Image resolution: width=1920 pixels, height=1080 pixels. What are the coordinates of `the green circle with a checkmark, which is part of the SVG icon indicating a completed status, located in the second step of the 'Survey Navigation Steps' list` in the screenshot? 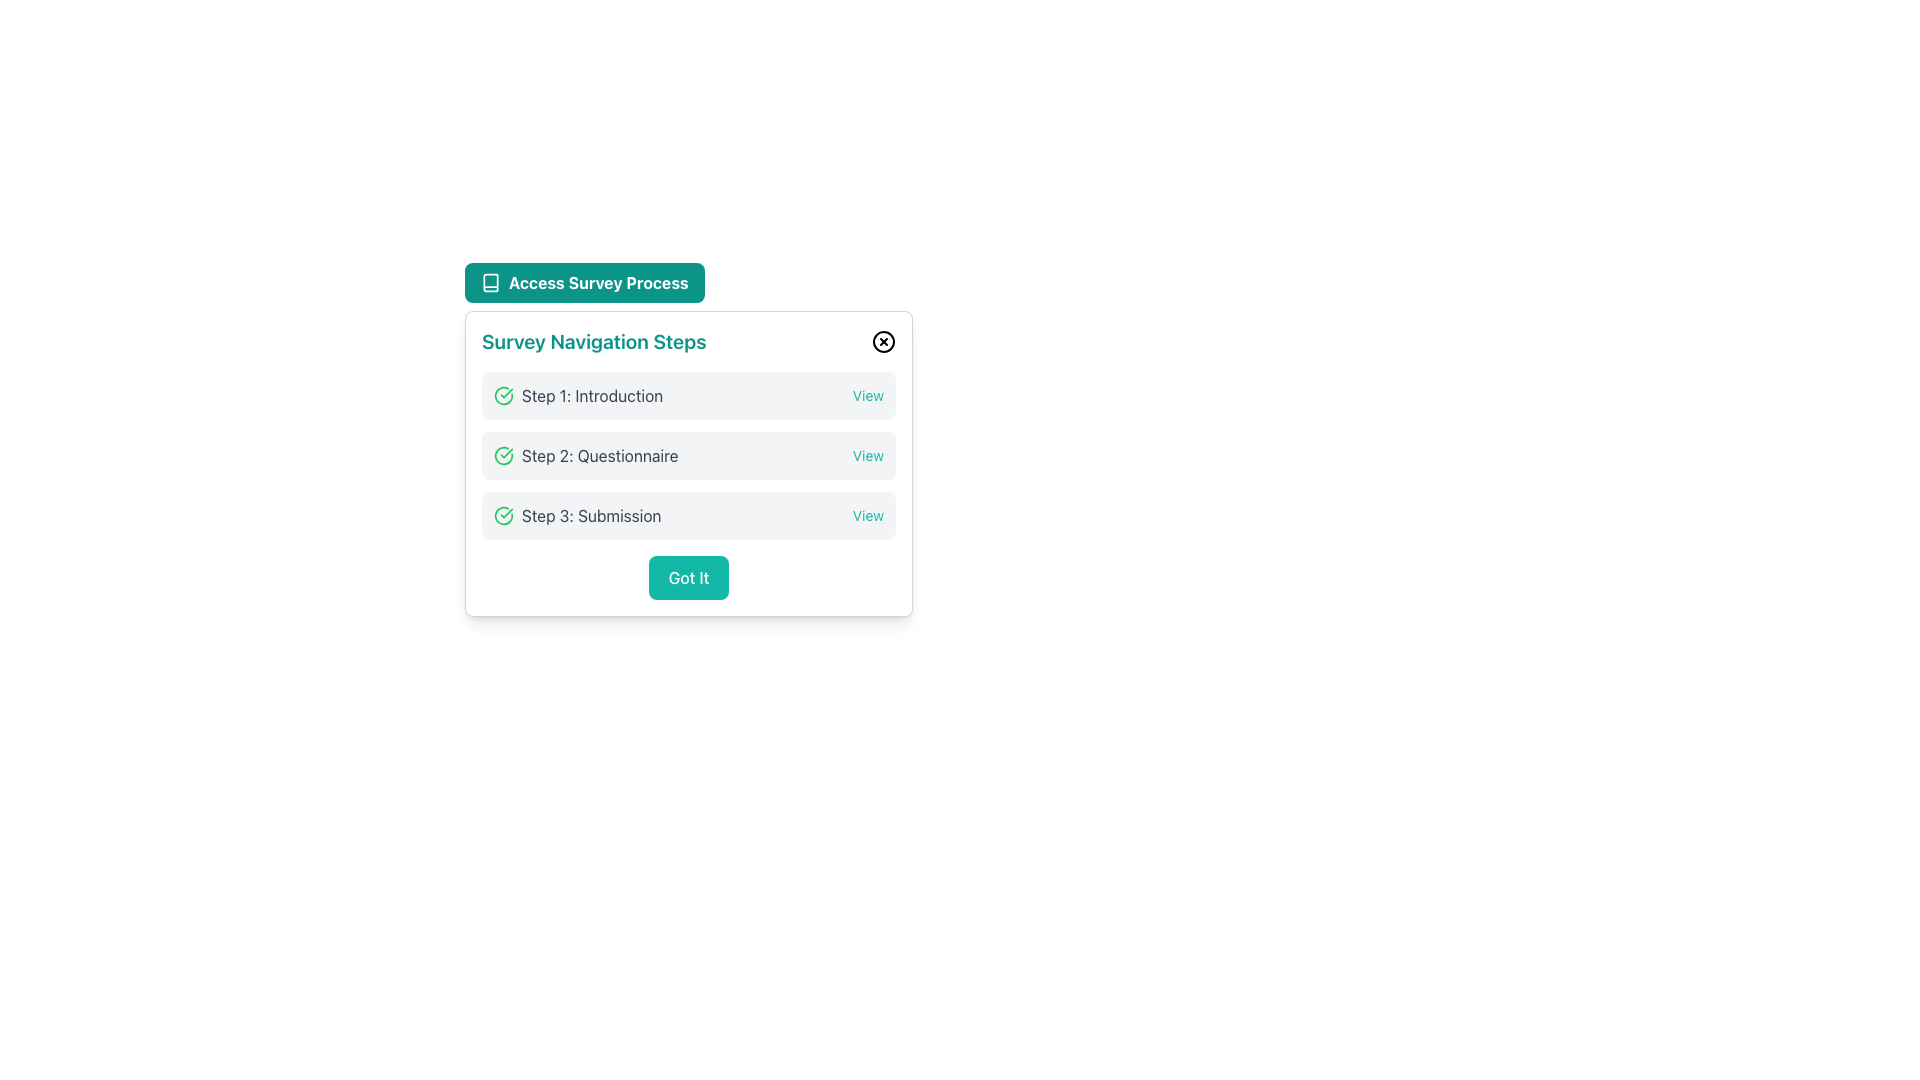 It's located at (504, 396).